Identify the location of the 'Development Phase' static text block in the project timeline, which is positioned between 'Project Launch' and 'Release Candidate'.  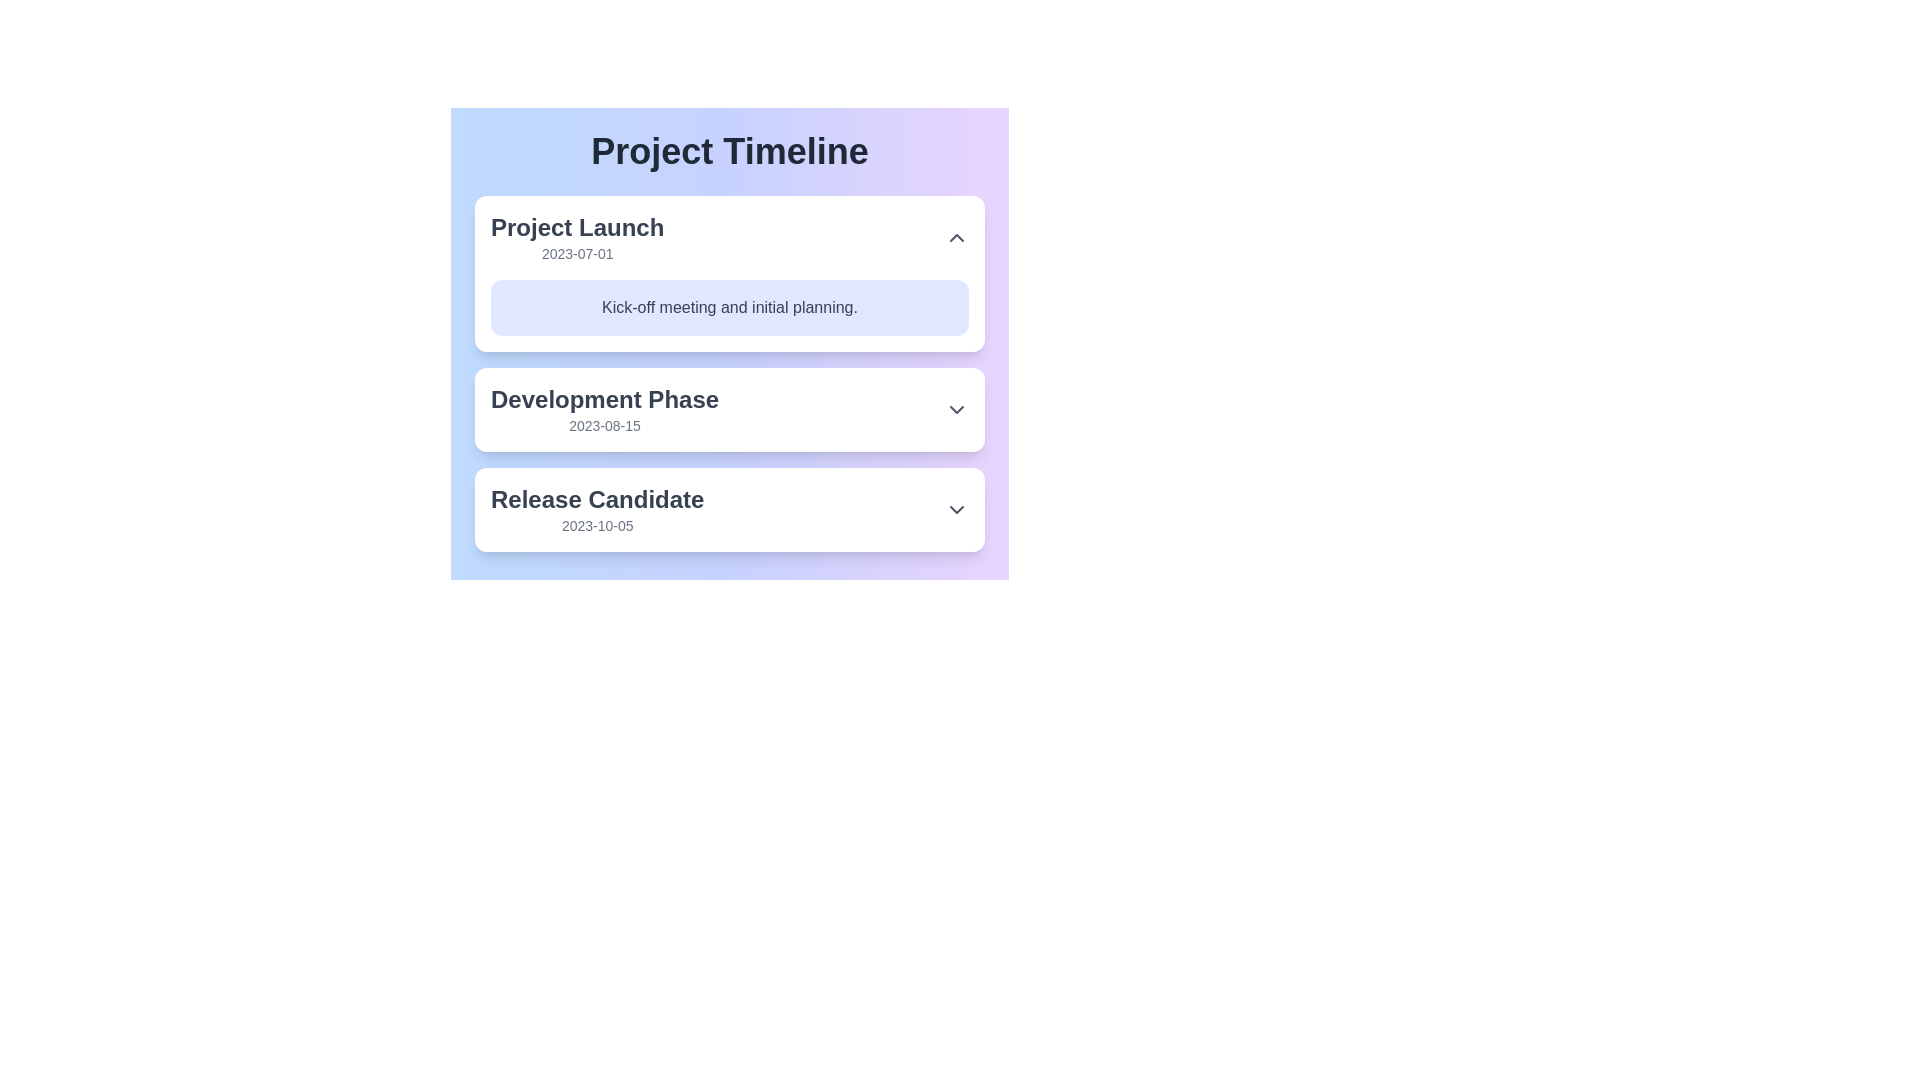
(603, 408).